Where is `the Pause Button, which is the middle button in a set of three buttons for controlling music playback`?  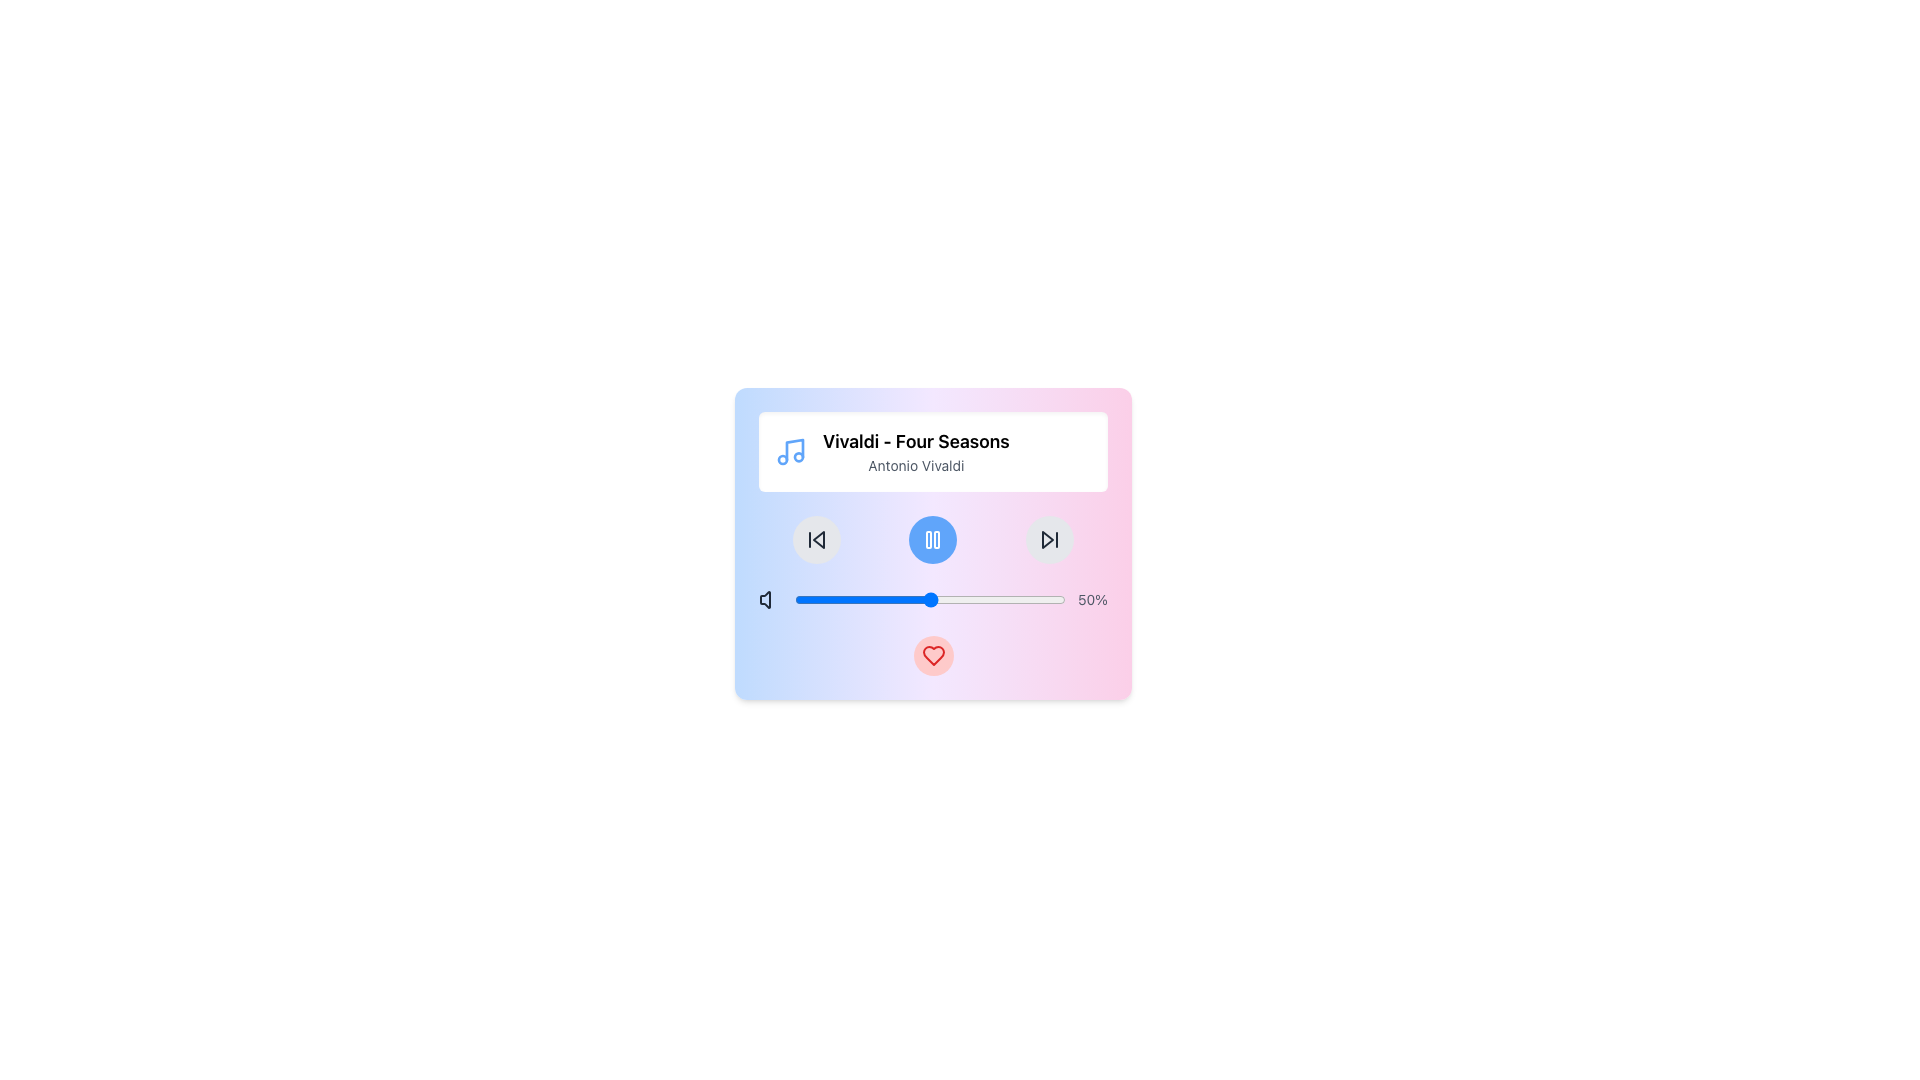
the Pause Button, which is the middle button in a set of three buttons for controlling music playback is located at coordinates (932, 540).